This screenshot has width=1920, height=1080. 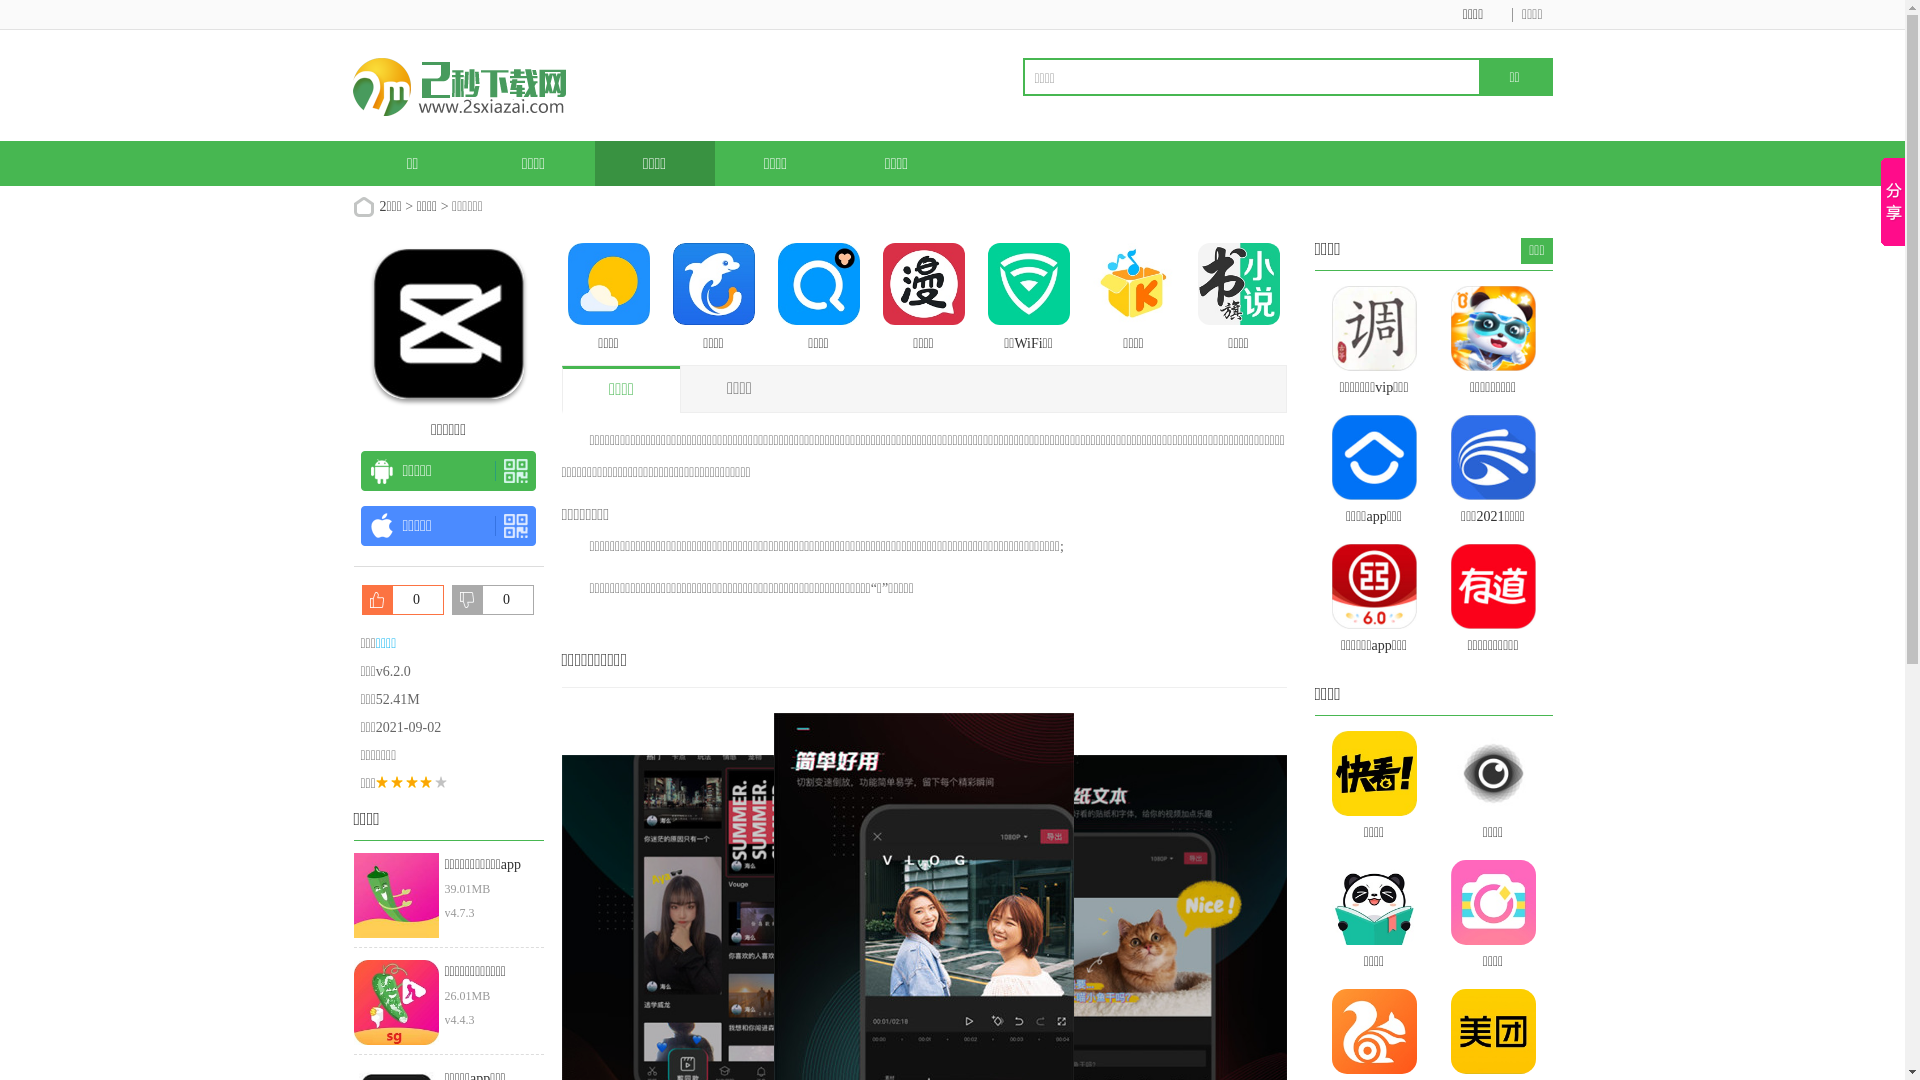 I want to click on '0', so click(x=493, y=599).